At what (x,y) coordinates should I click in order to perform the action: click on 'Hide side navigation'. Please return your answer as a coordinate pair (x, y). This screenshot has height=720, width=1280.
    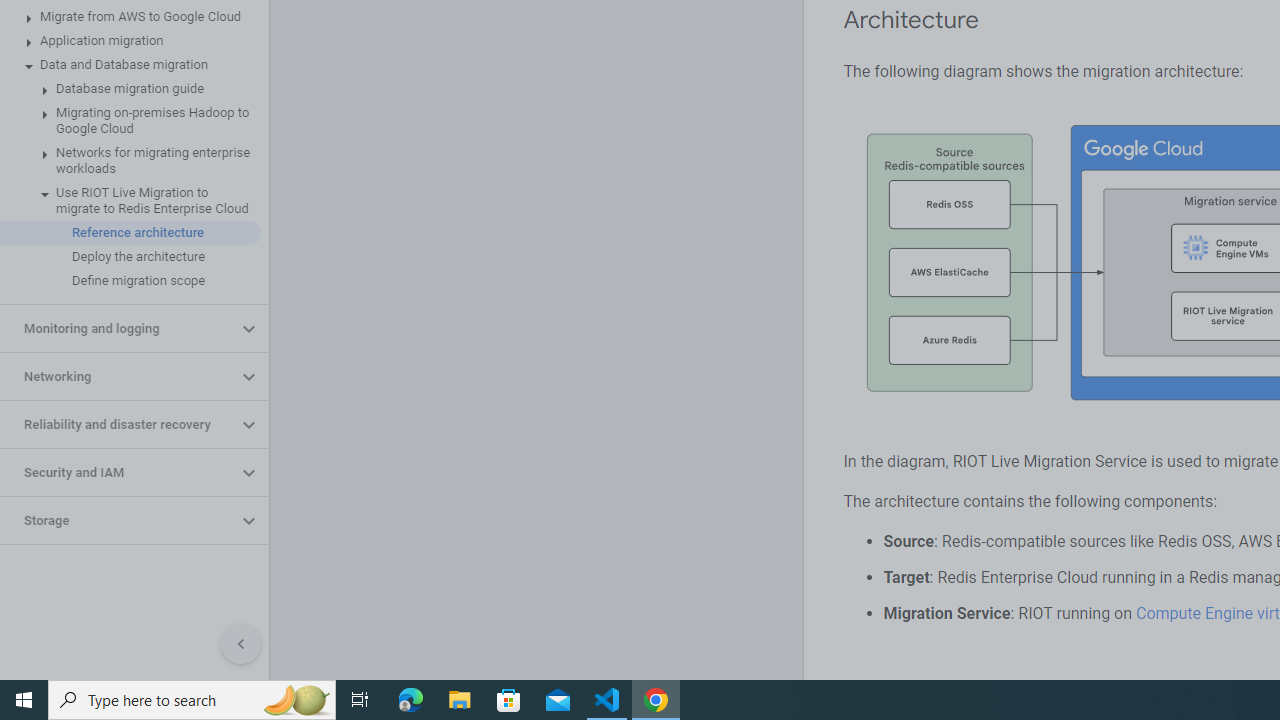
    Looking at the image, I should click on (240, 644).